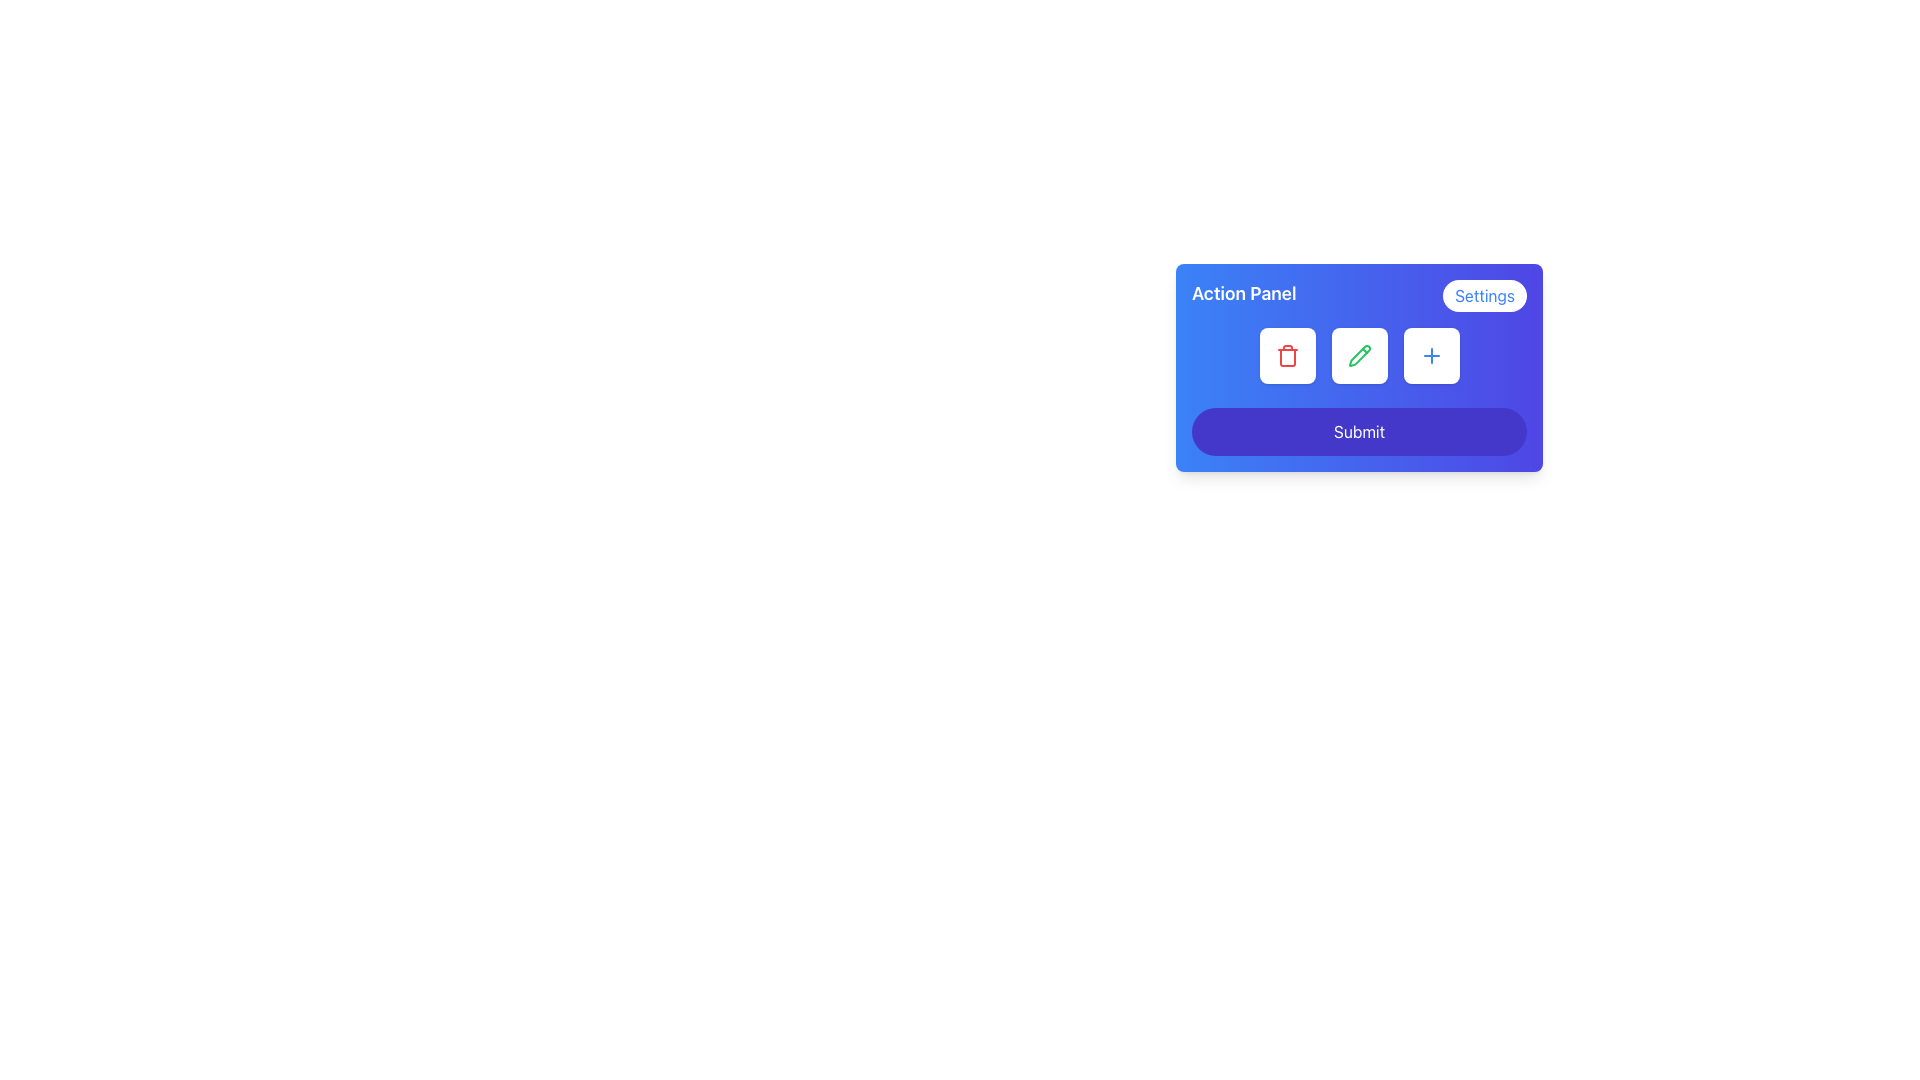 The height and width of the screenshot is (1080, 1920). What do you see at coordinates (1430, 354) in the screenshot?
I see `the blue plus icon ('+') button located in the bottom-right blue action panel` at bounding box center [1430, 354].